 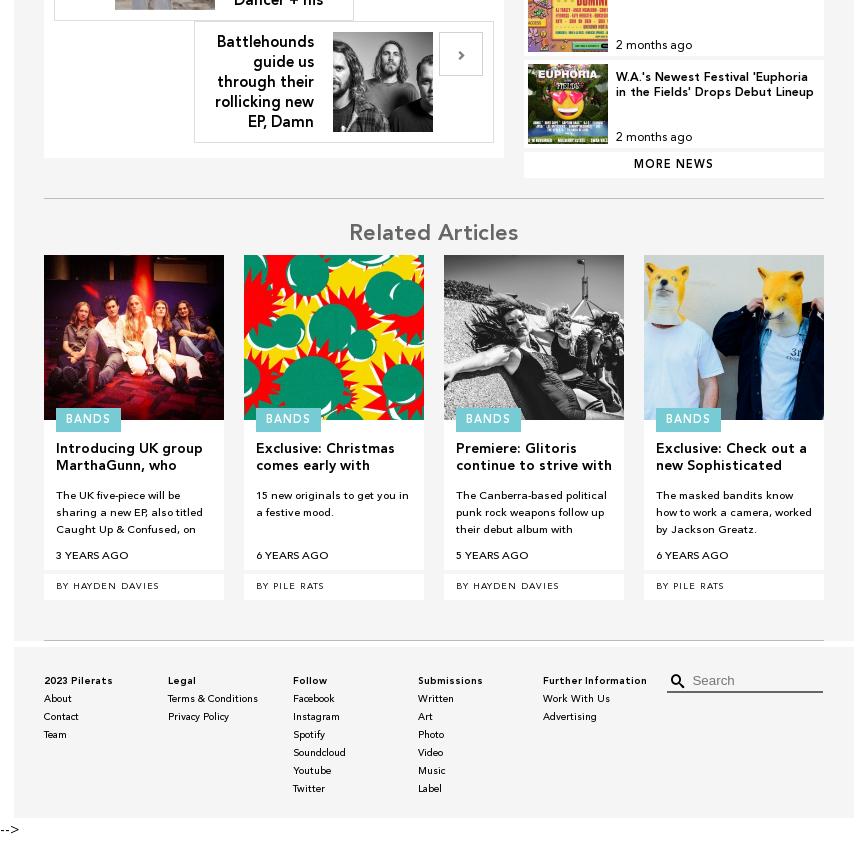 I want to click on 'Label', so click(x=428, y=789).